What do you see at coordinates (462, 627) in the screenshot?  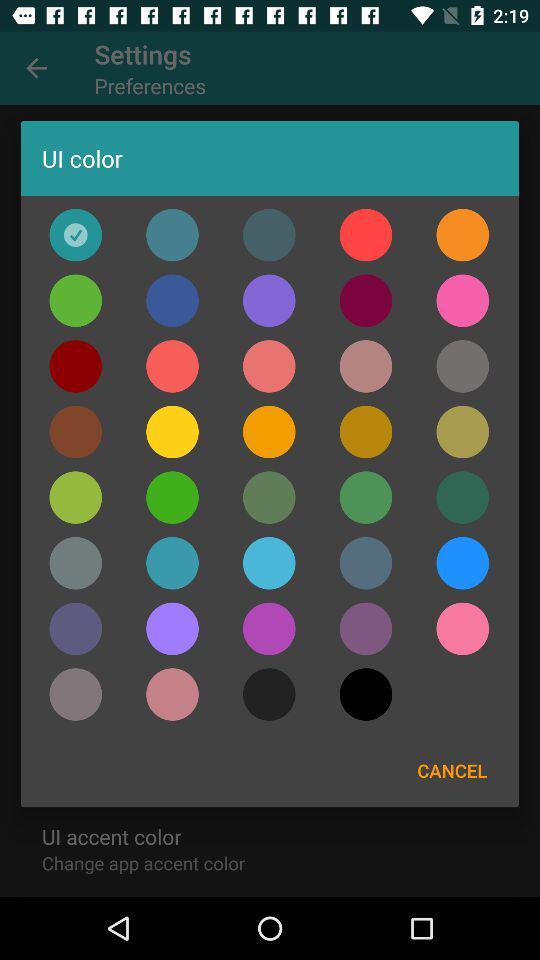 I see `item above the cancel icon` at bounding box center [462, 627].